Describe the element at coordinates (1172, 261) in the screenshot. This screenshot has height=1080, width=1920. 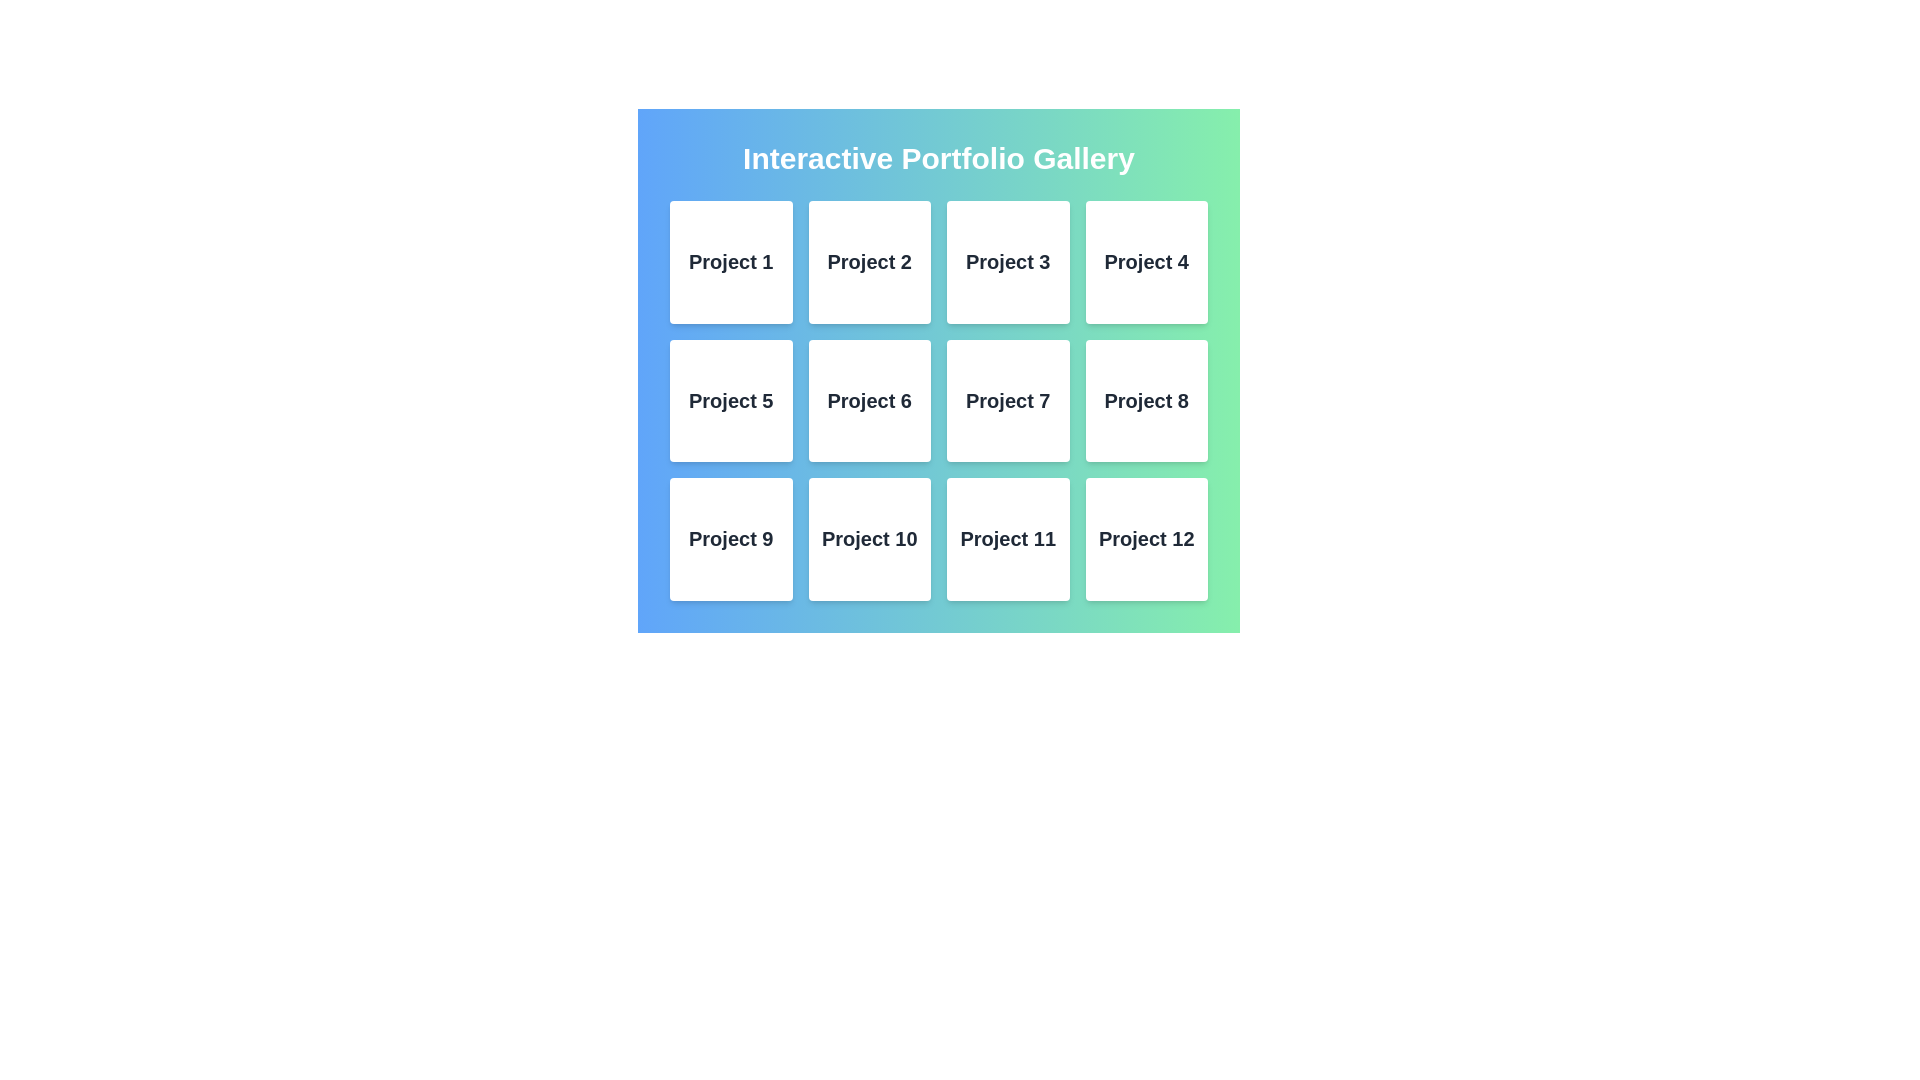
I see `the minimalistic share icon button, represented by three interconnected circles, located in the top-right part of the 'Project 4' card` at that location.